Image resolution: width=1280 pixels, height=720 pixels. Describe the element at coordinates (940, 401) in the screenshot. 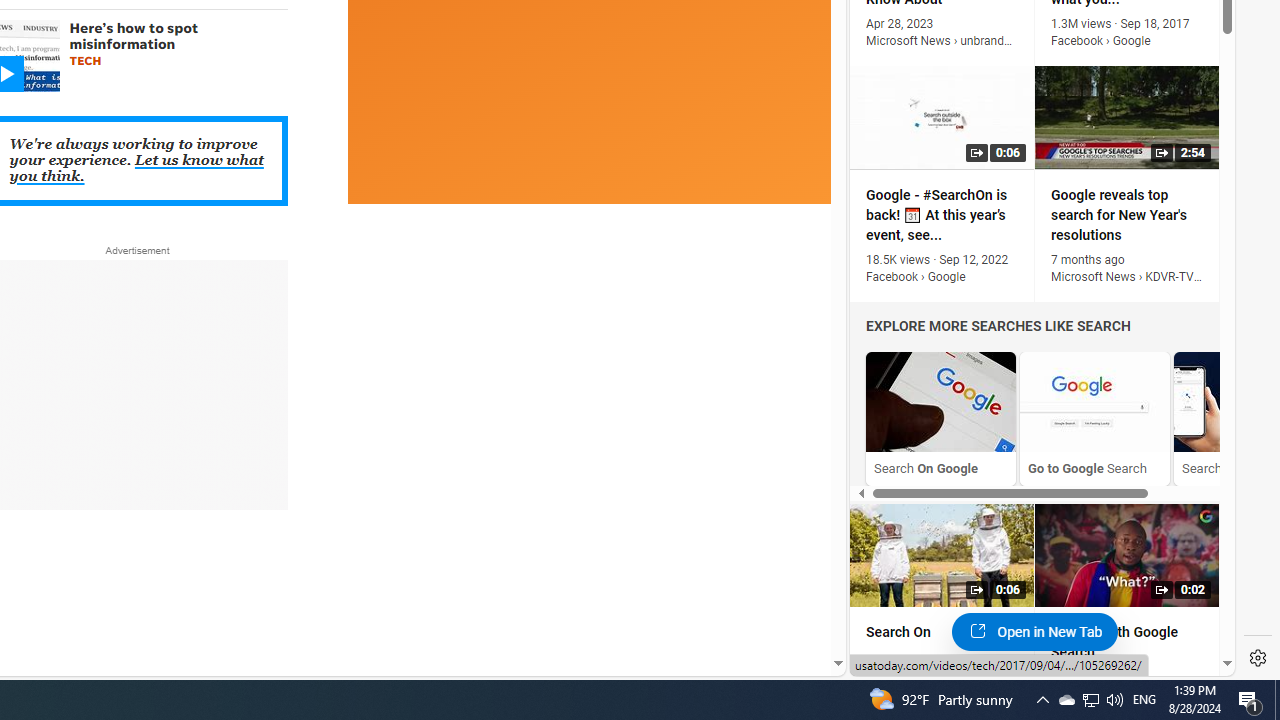

I see `'Search On Google'` at that location.